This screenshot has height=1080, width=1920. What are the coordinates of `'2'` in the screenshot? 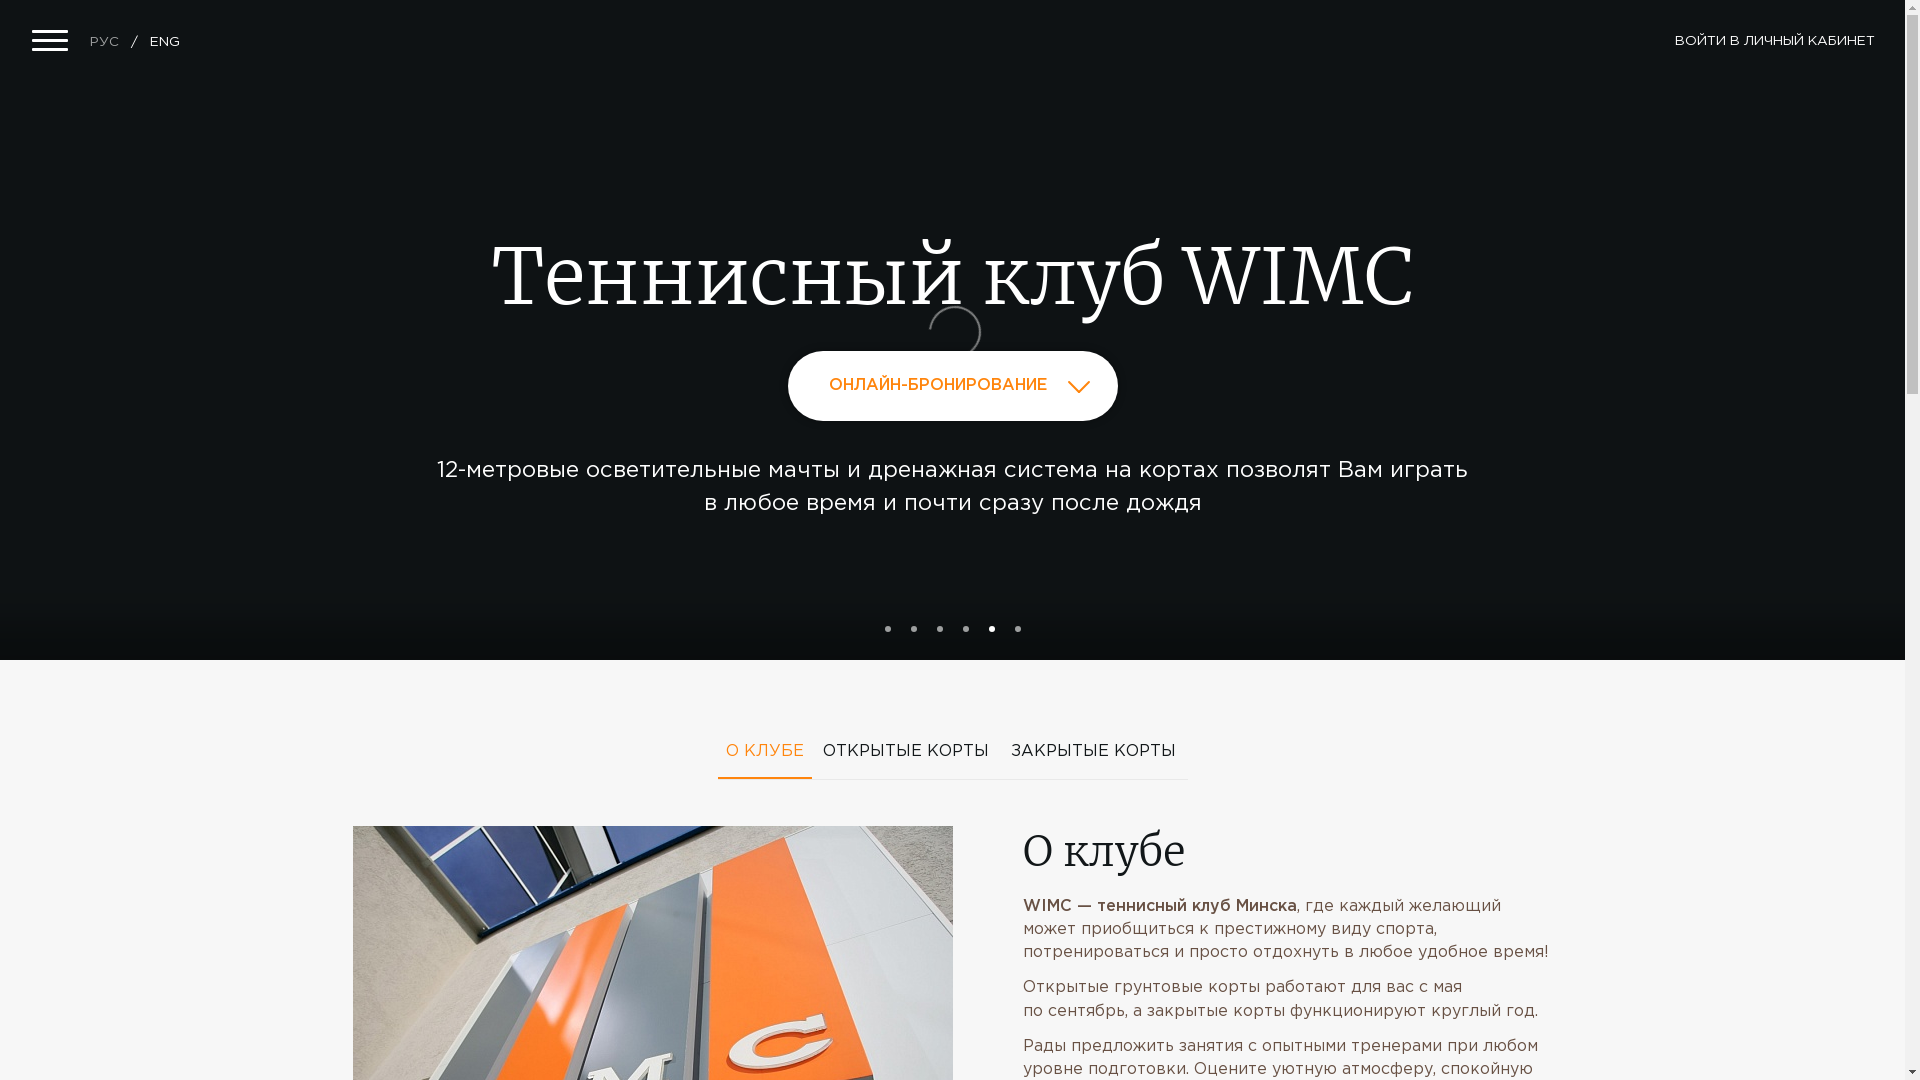 It's located at (911, 627).